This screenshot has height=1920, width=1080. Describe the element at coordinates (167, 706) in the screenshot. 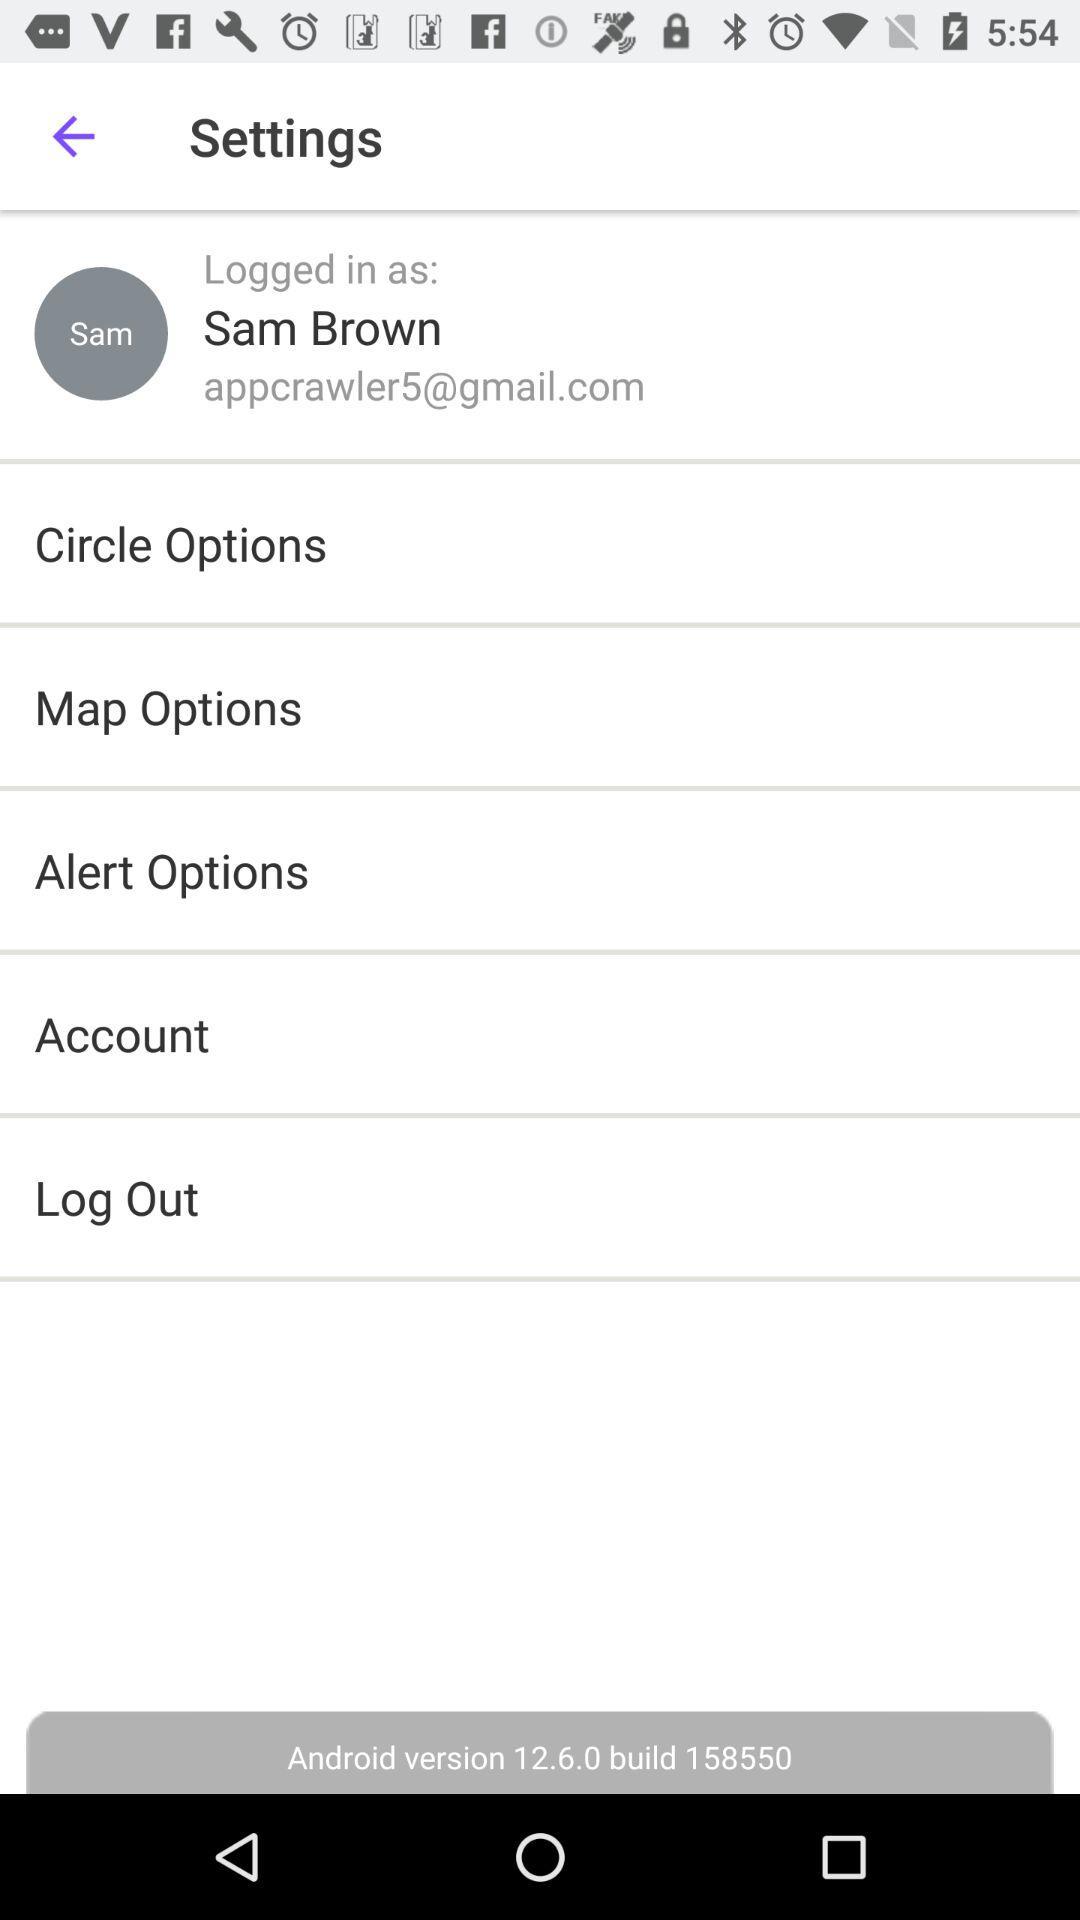

I see `the map options icon` at that location.